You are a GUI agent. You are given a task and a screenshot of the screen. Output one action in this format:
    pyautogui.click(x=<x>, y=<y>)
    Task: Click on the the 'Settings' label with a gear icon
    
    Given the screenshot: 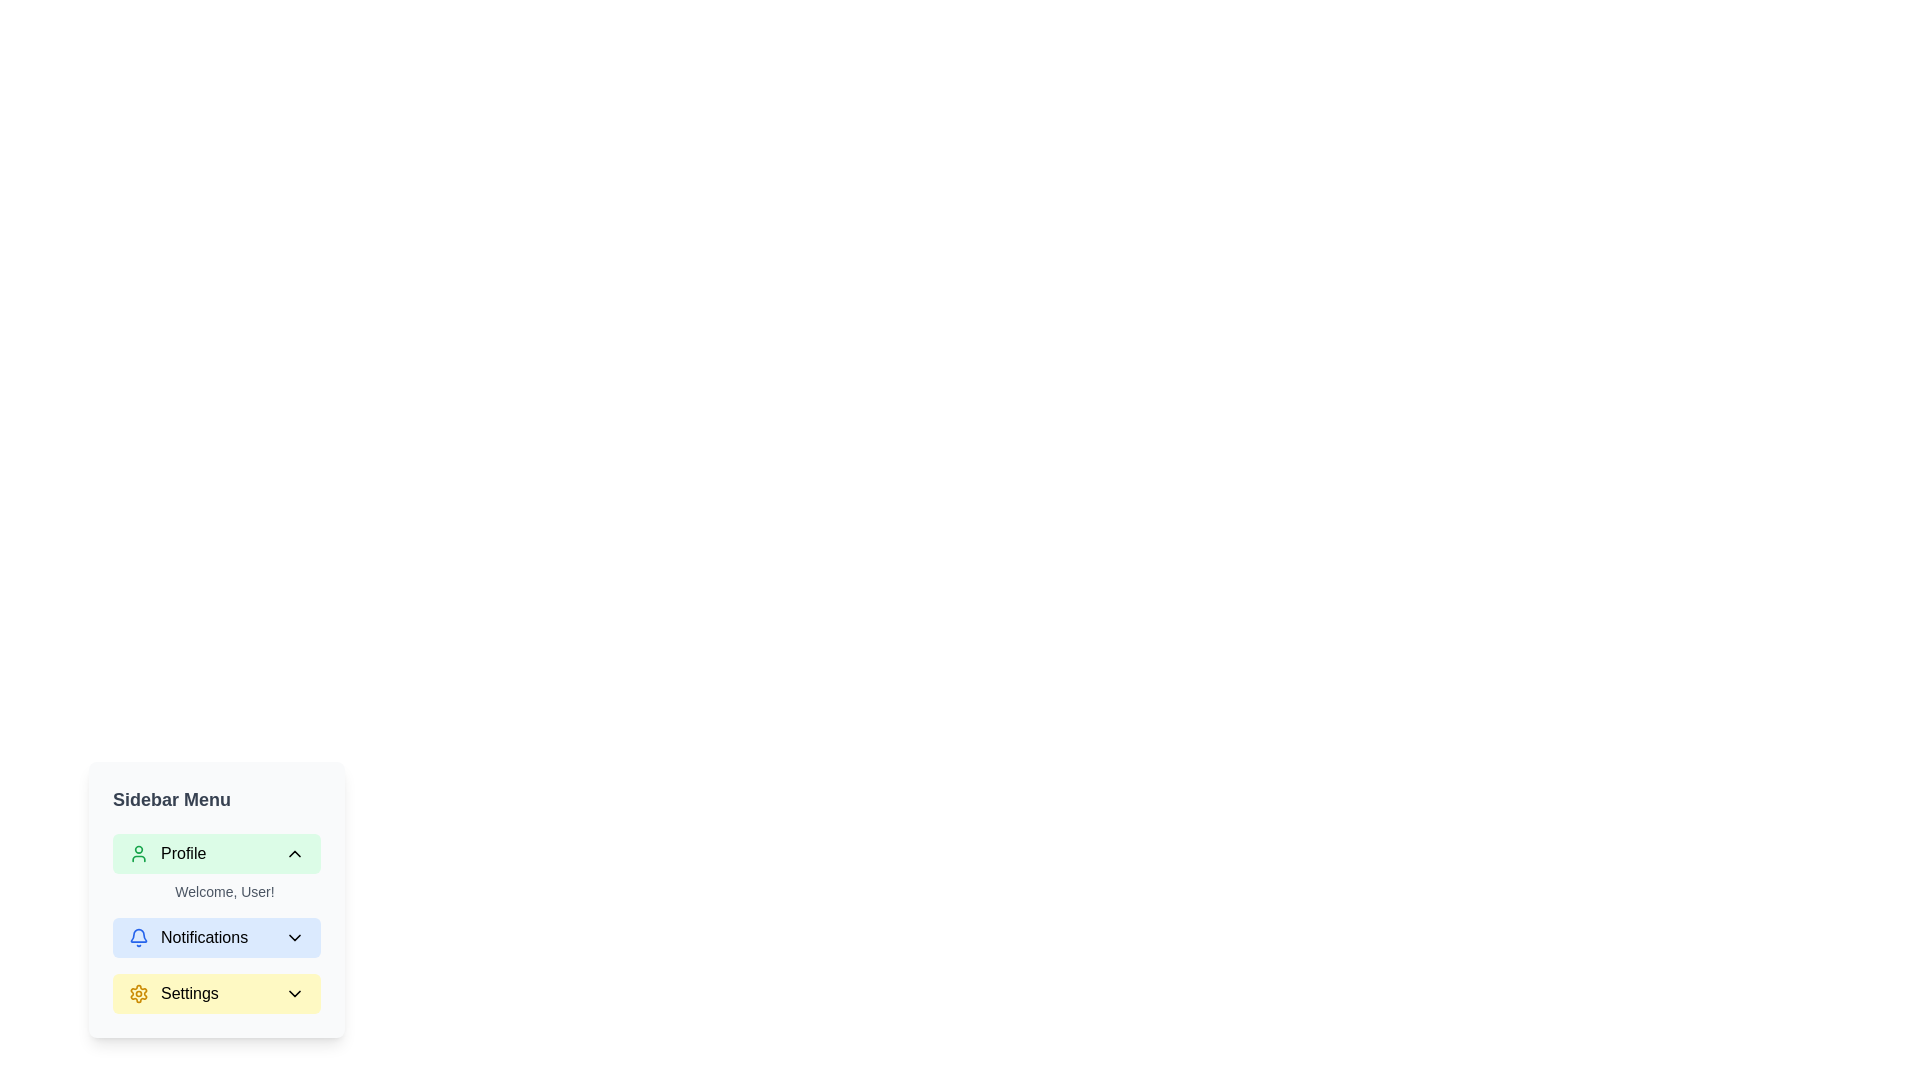 What is the action you would take?
    pyautogui.click(x=173, y=994)
    